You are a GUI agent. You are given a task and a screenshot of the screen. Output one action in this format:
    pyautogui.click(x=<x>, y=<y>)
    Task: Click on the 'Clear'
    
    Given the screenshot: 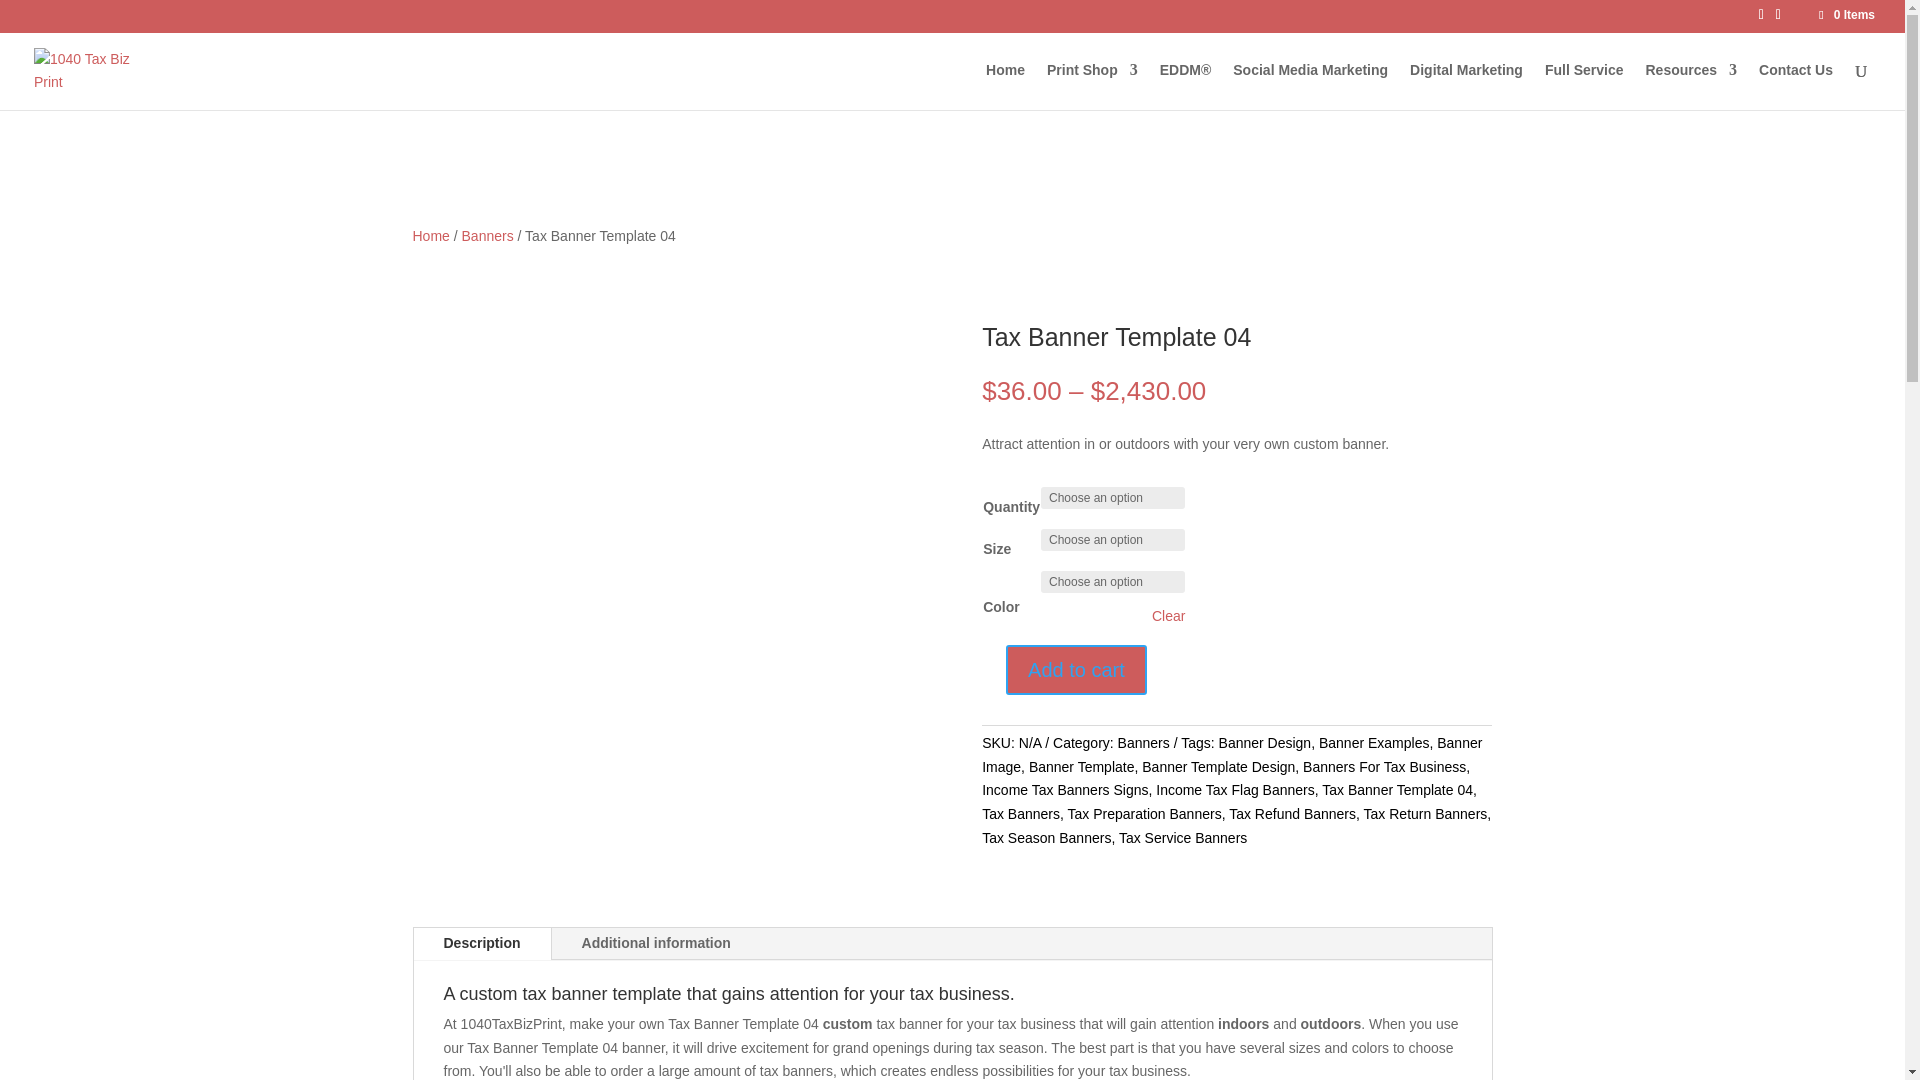 What is the action you would take?
    pyautogui.click(x=1168, y=615)
    